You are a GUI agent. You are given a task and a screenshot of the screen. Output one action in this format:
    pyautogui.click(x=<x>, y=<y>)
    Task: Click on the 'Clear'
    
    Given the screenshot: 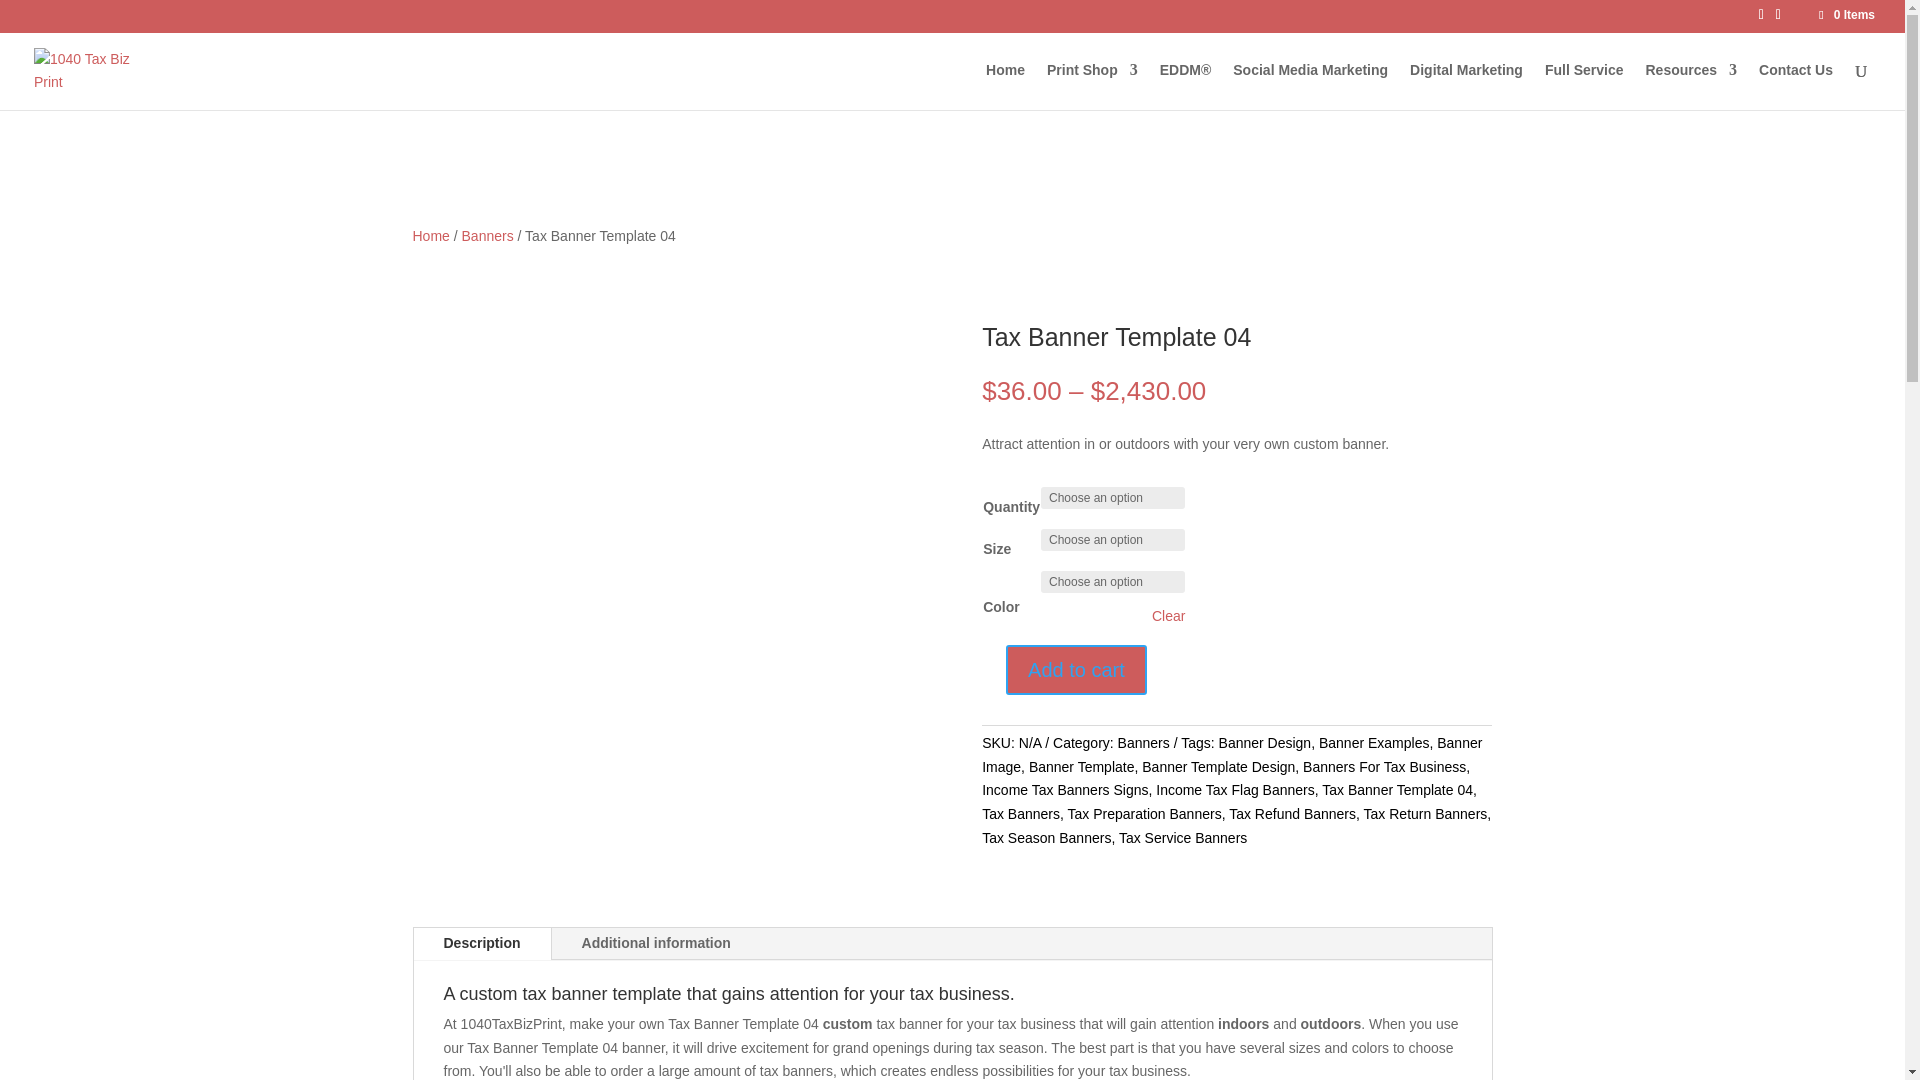 What is the action you would take?
    pyautogui.click(x=1168, y=615)
    